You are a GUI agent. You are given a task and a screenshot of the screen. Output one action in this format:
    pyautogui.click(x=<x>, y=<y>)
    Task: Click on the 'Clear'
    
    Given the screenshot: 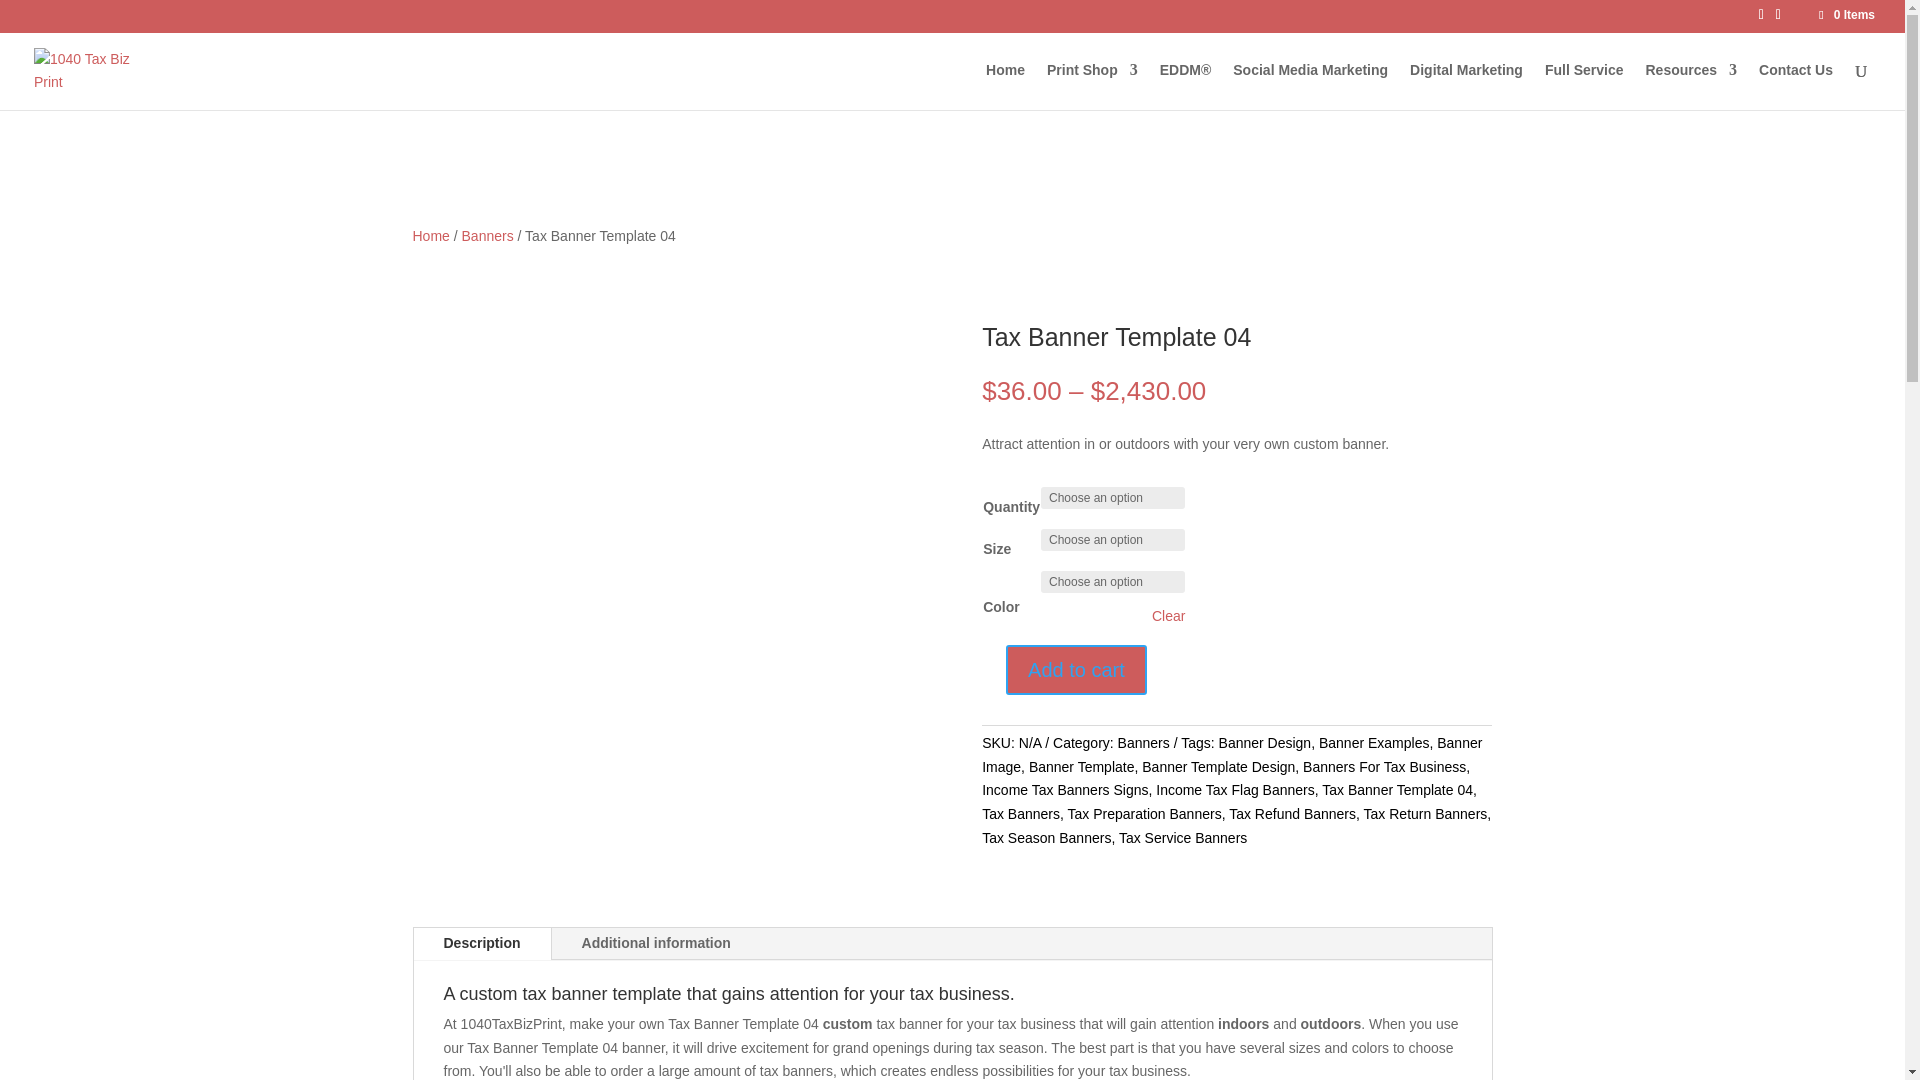 What is the action you would take?
    pyautogui.click(x=1168, y=615)
    